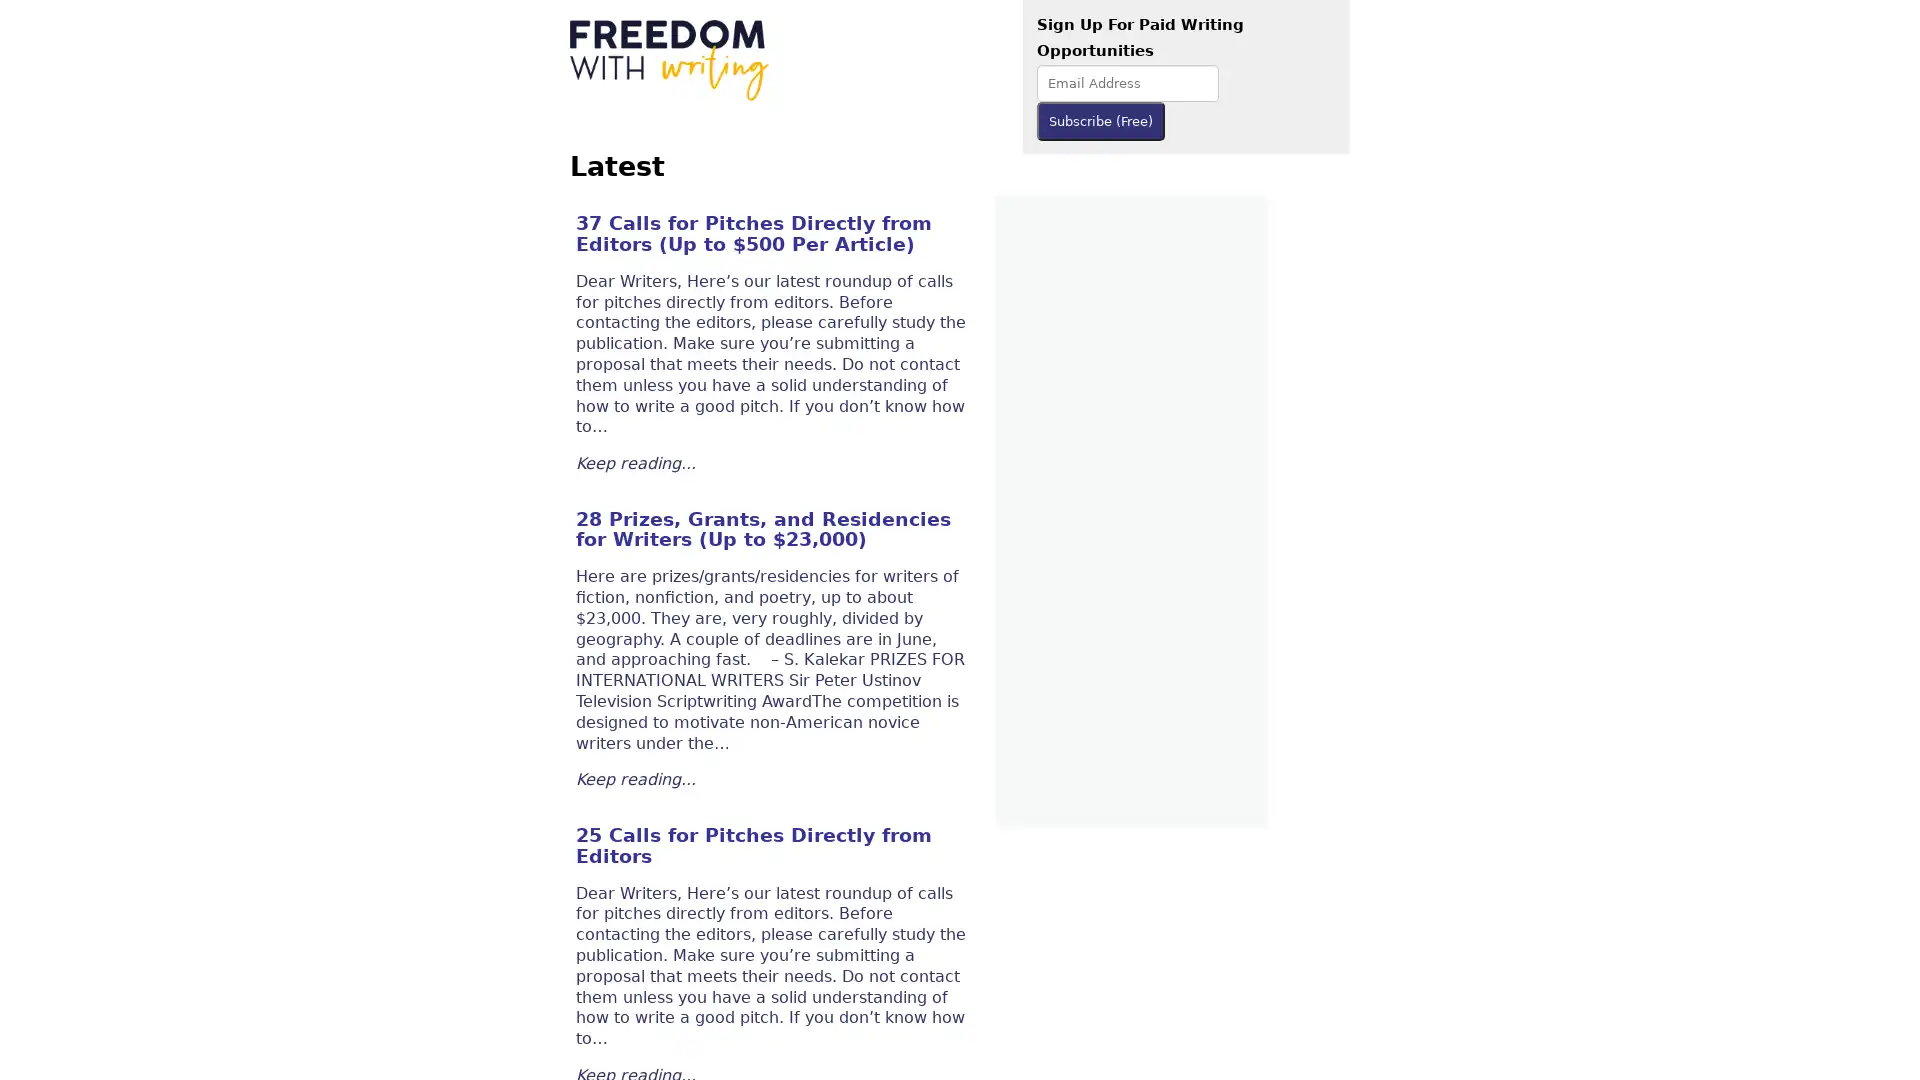  I want to click on Subscribe (Free), so click(1098, 120).